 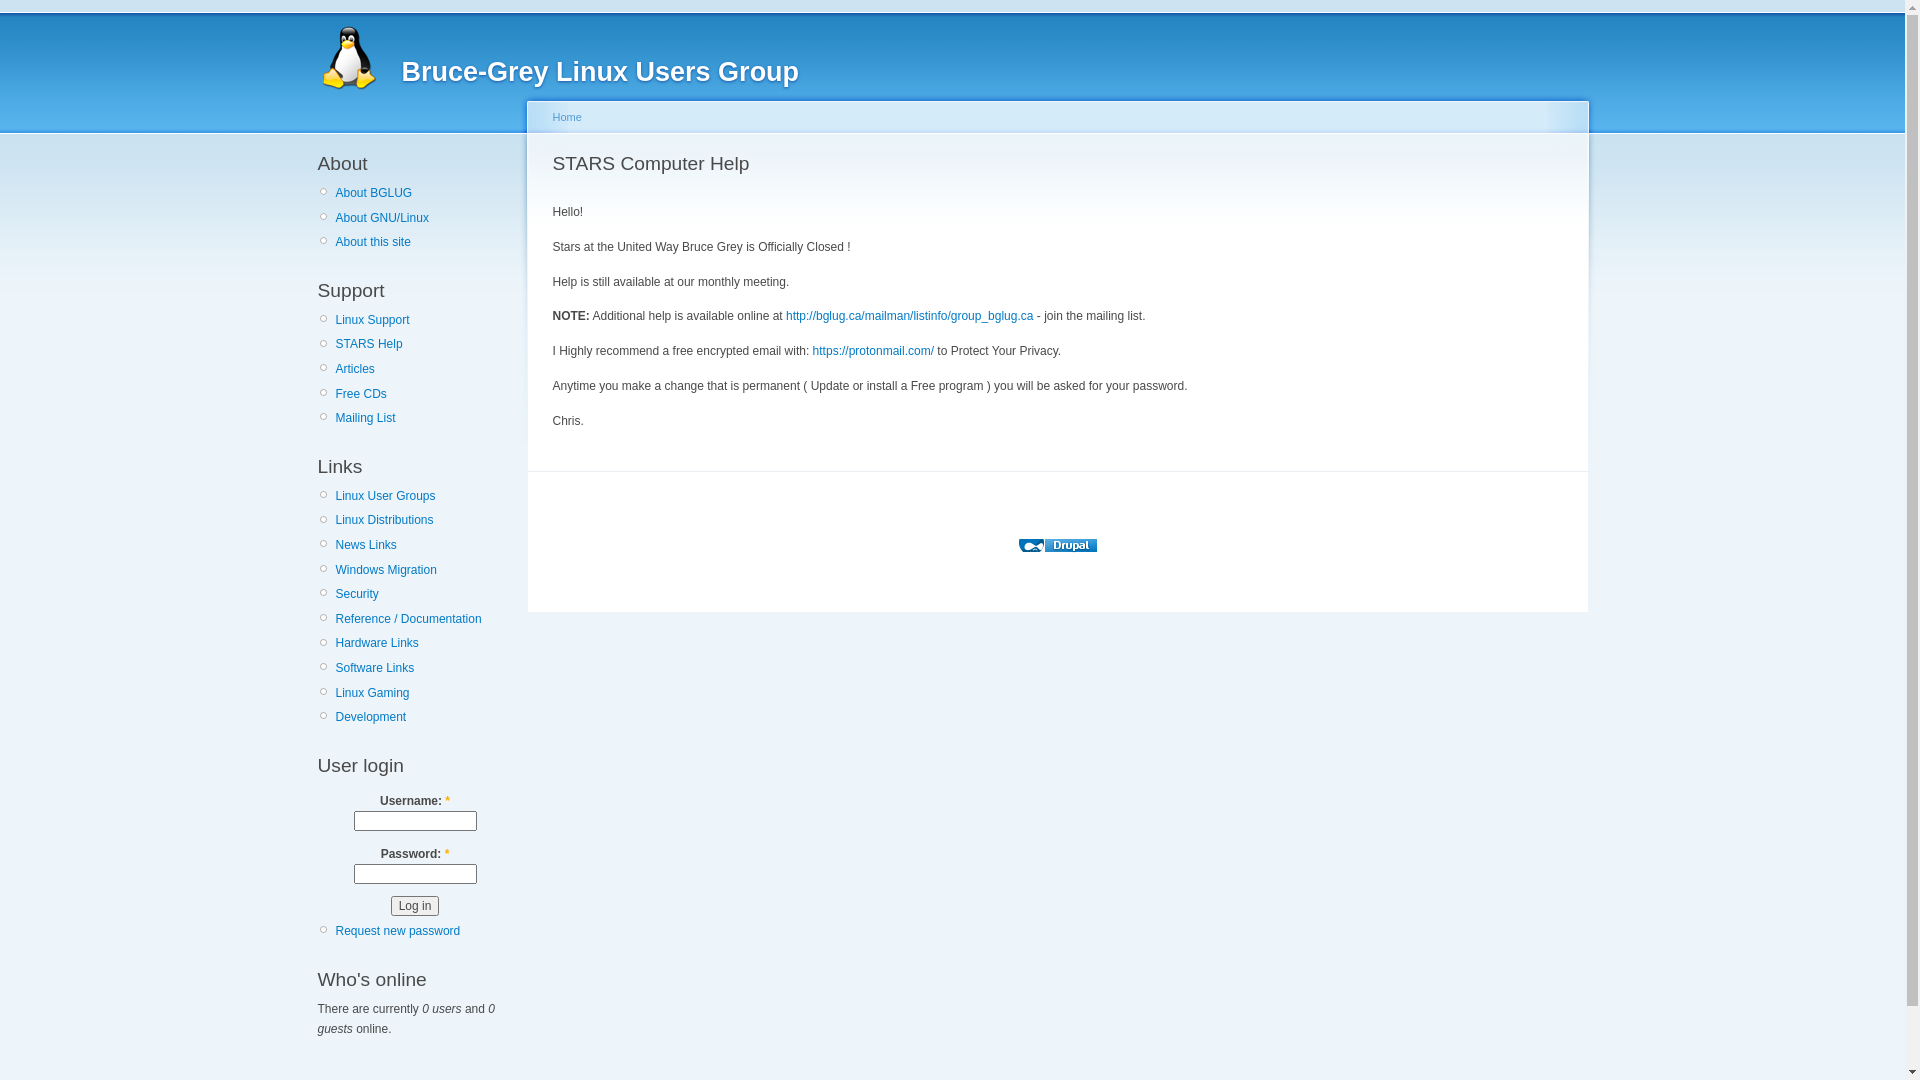 I want to click on 'Linux Distributions', so click(x=336, y=519).